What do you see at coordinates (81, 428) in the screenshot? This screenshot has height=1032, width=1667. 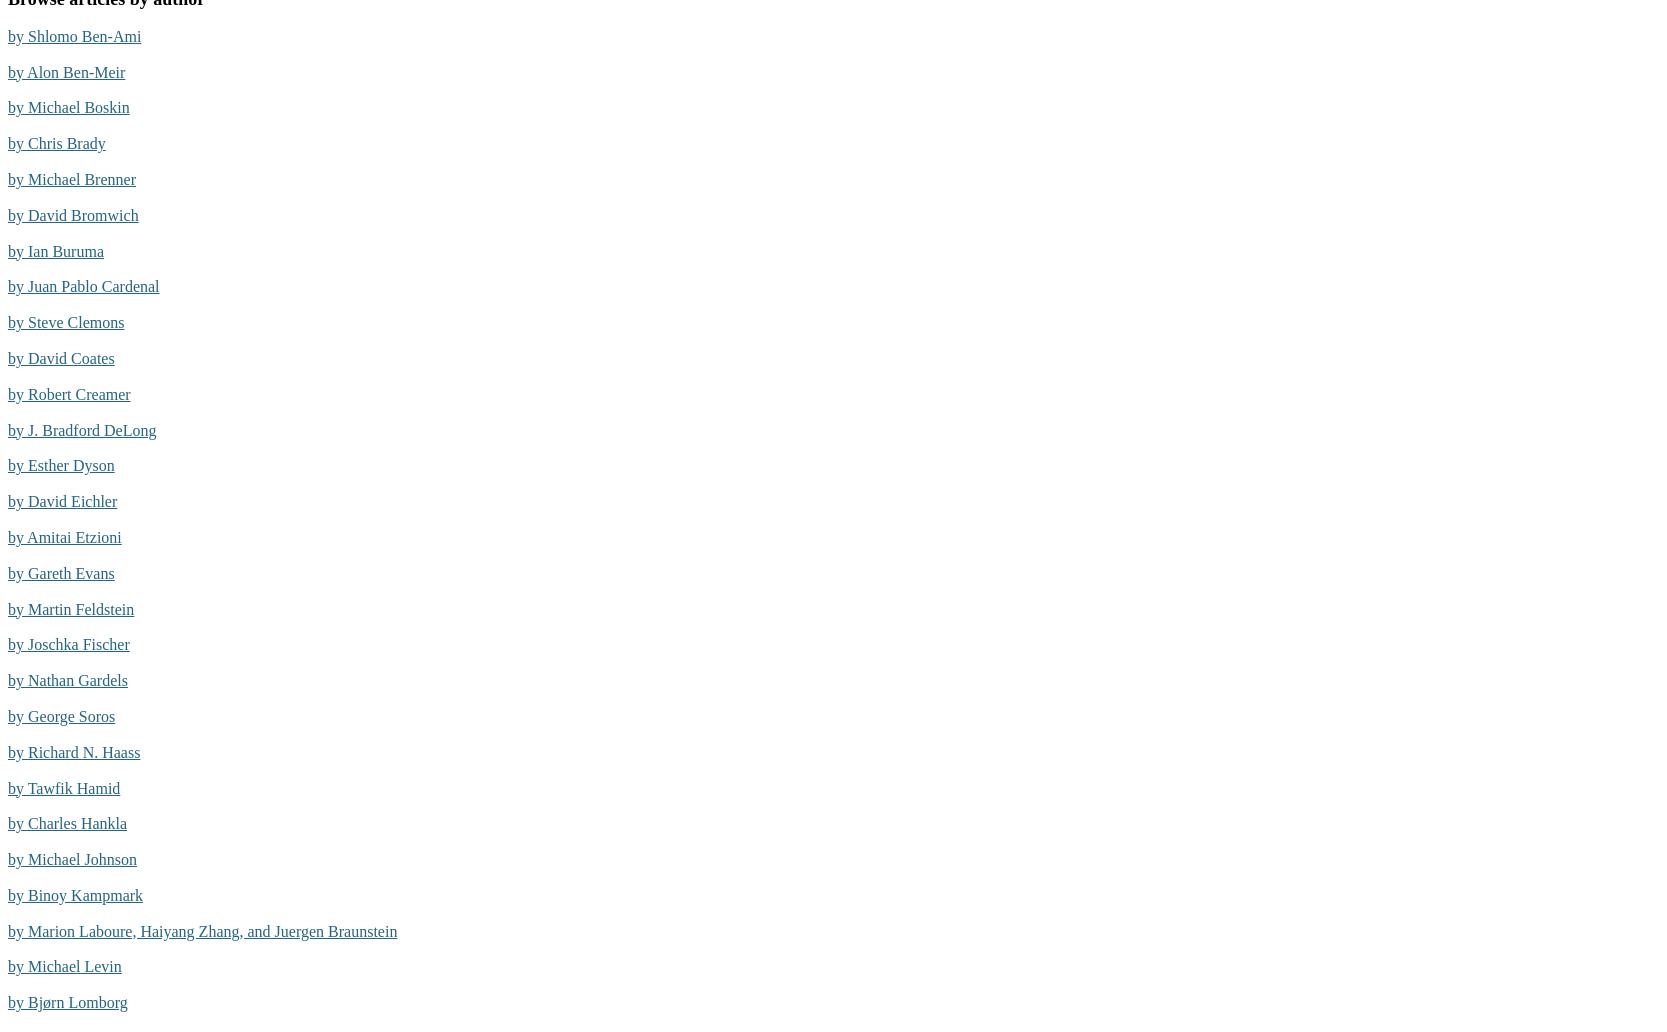 I see `'by J. Bradford DeLong'` at bounding box center [81, 428].